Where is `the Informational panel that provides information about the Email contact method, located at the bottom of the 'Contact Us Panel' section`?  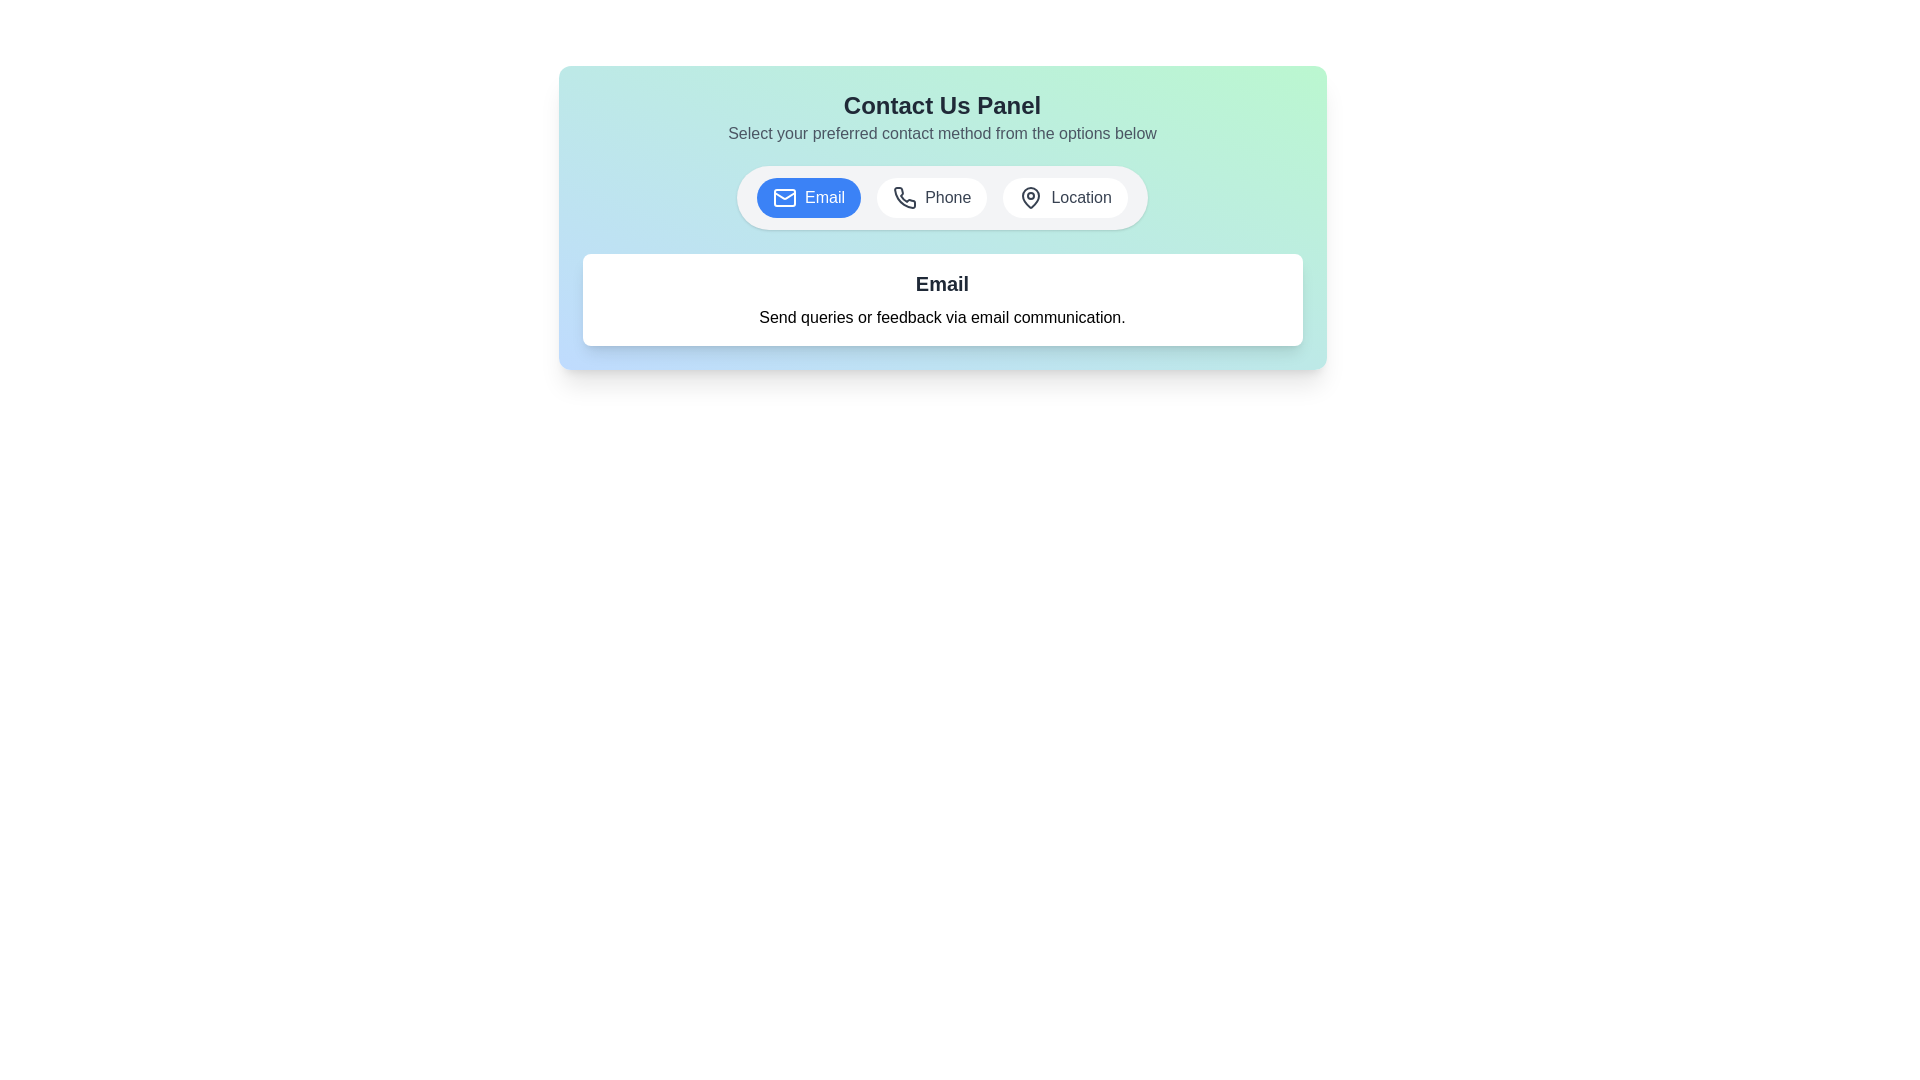
the Informational panel that provides information about the Email contact method, located at the bottom of the 'Contact Us Panel' section is located at coordinates (941, 300).